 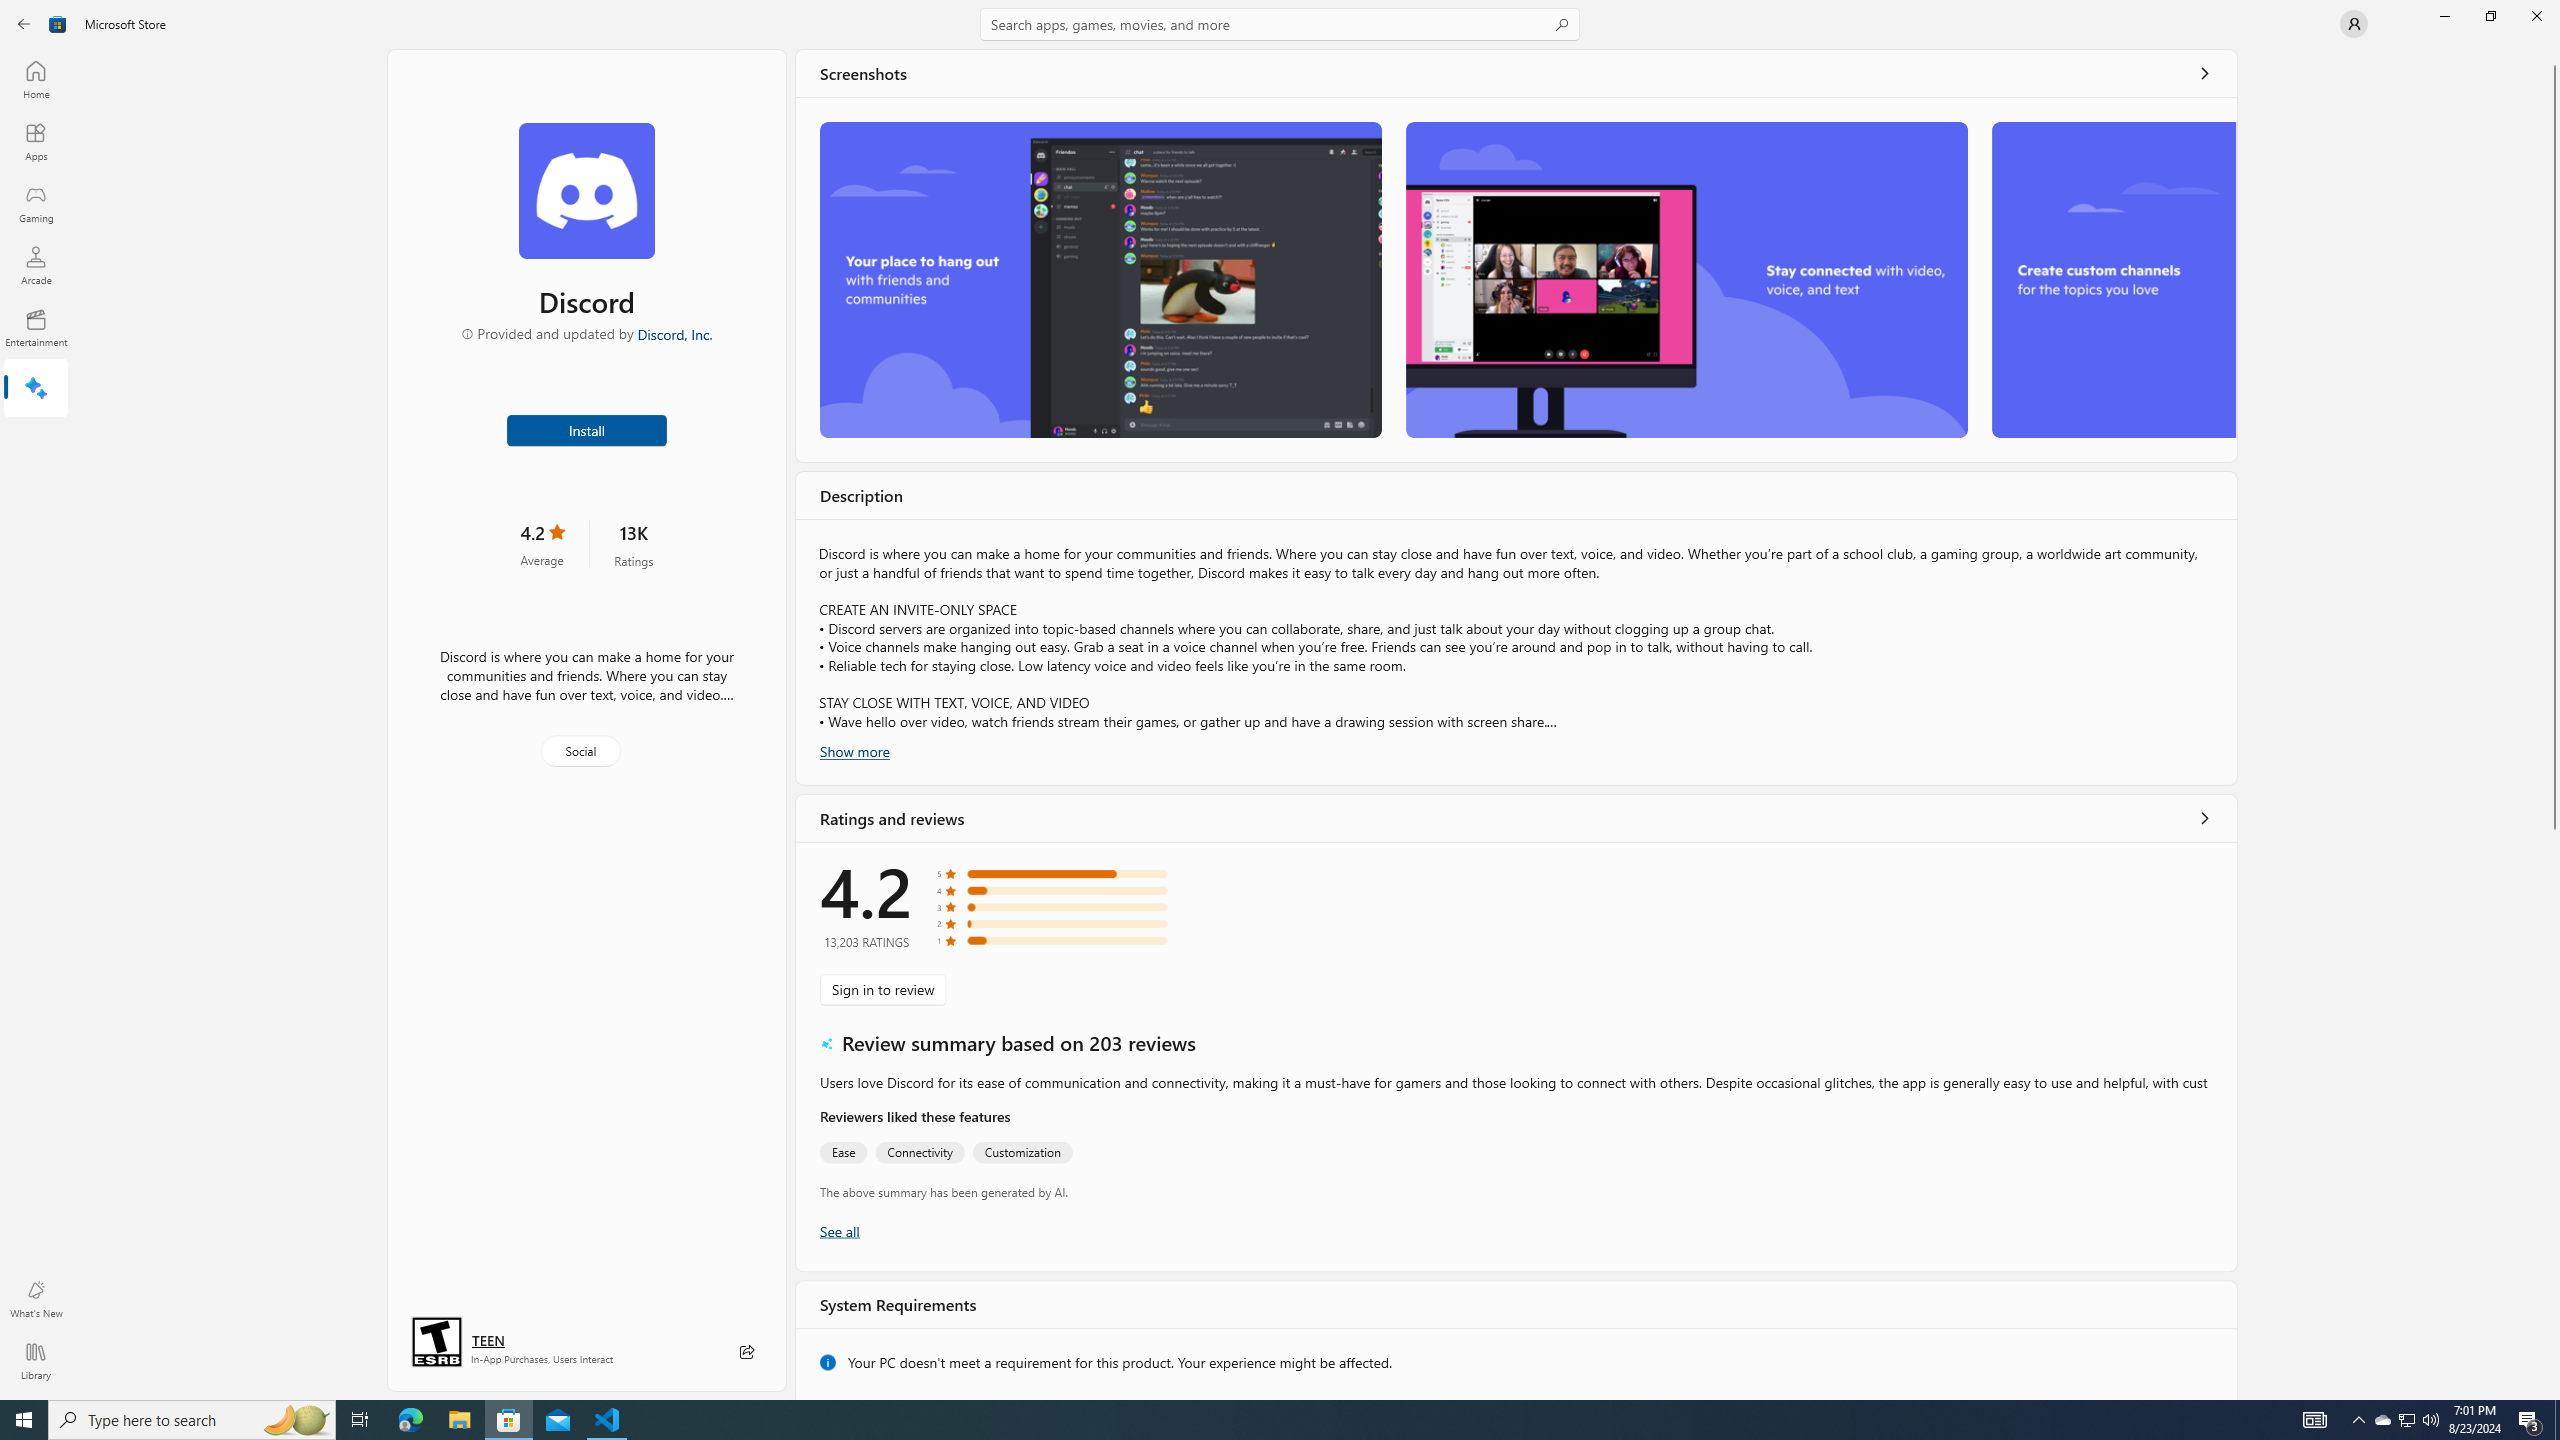 I want to click on 'What', so click(x=34, y=1298).